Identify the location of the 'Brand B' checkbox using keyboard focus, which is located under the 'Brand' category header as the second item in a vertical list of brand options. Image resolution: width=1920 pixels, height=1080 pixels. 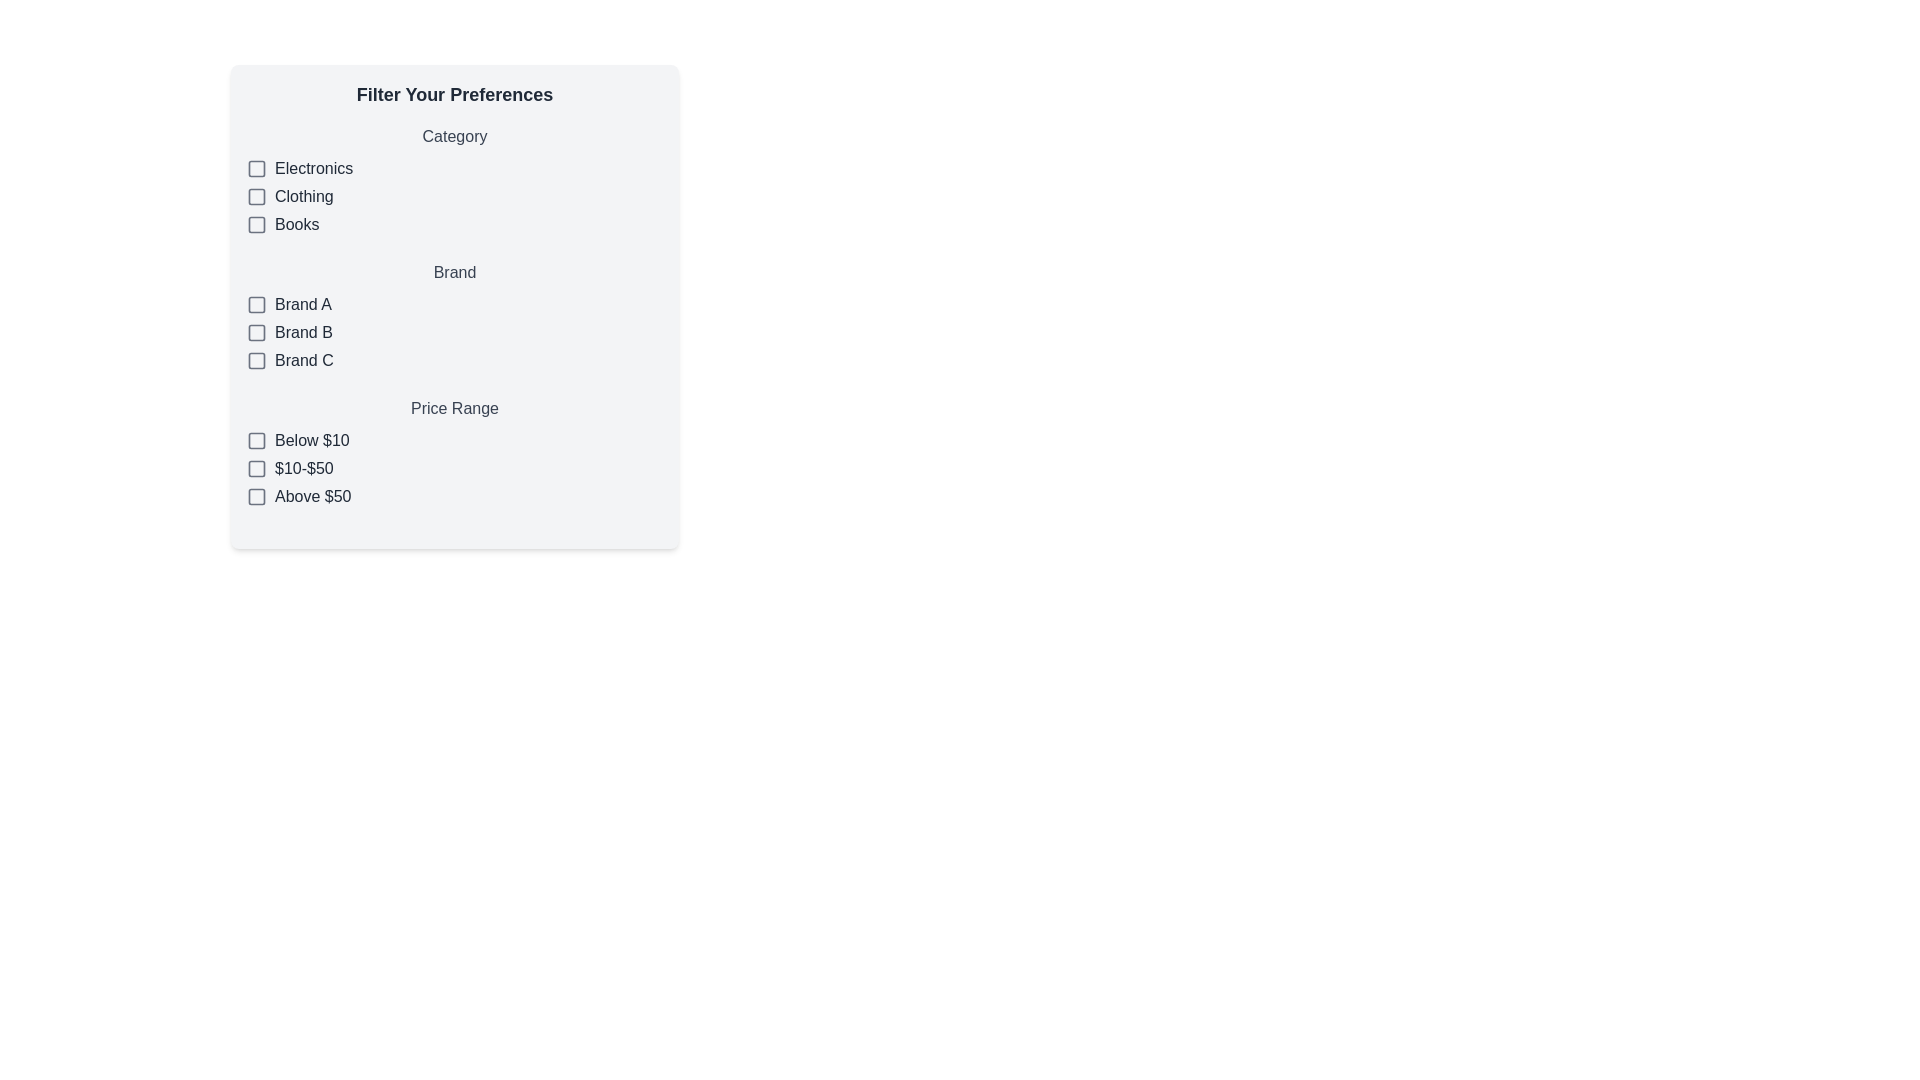
(454, 331).